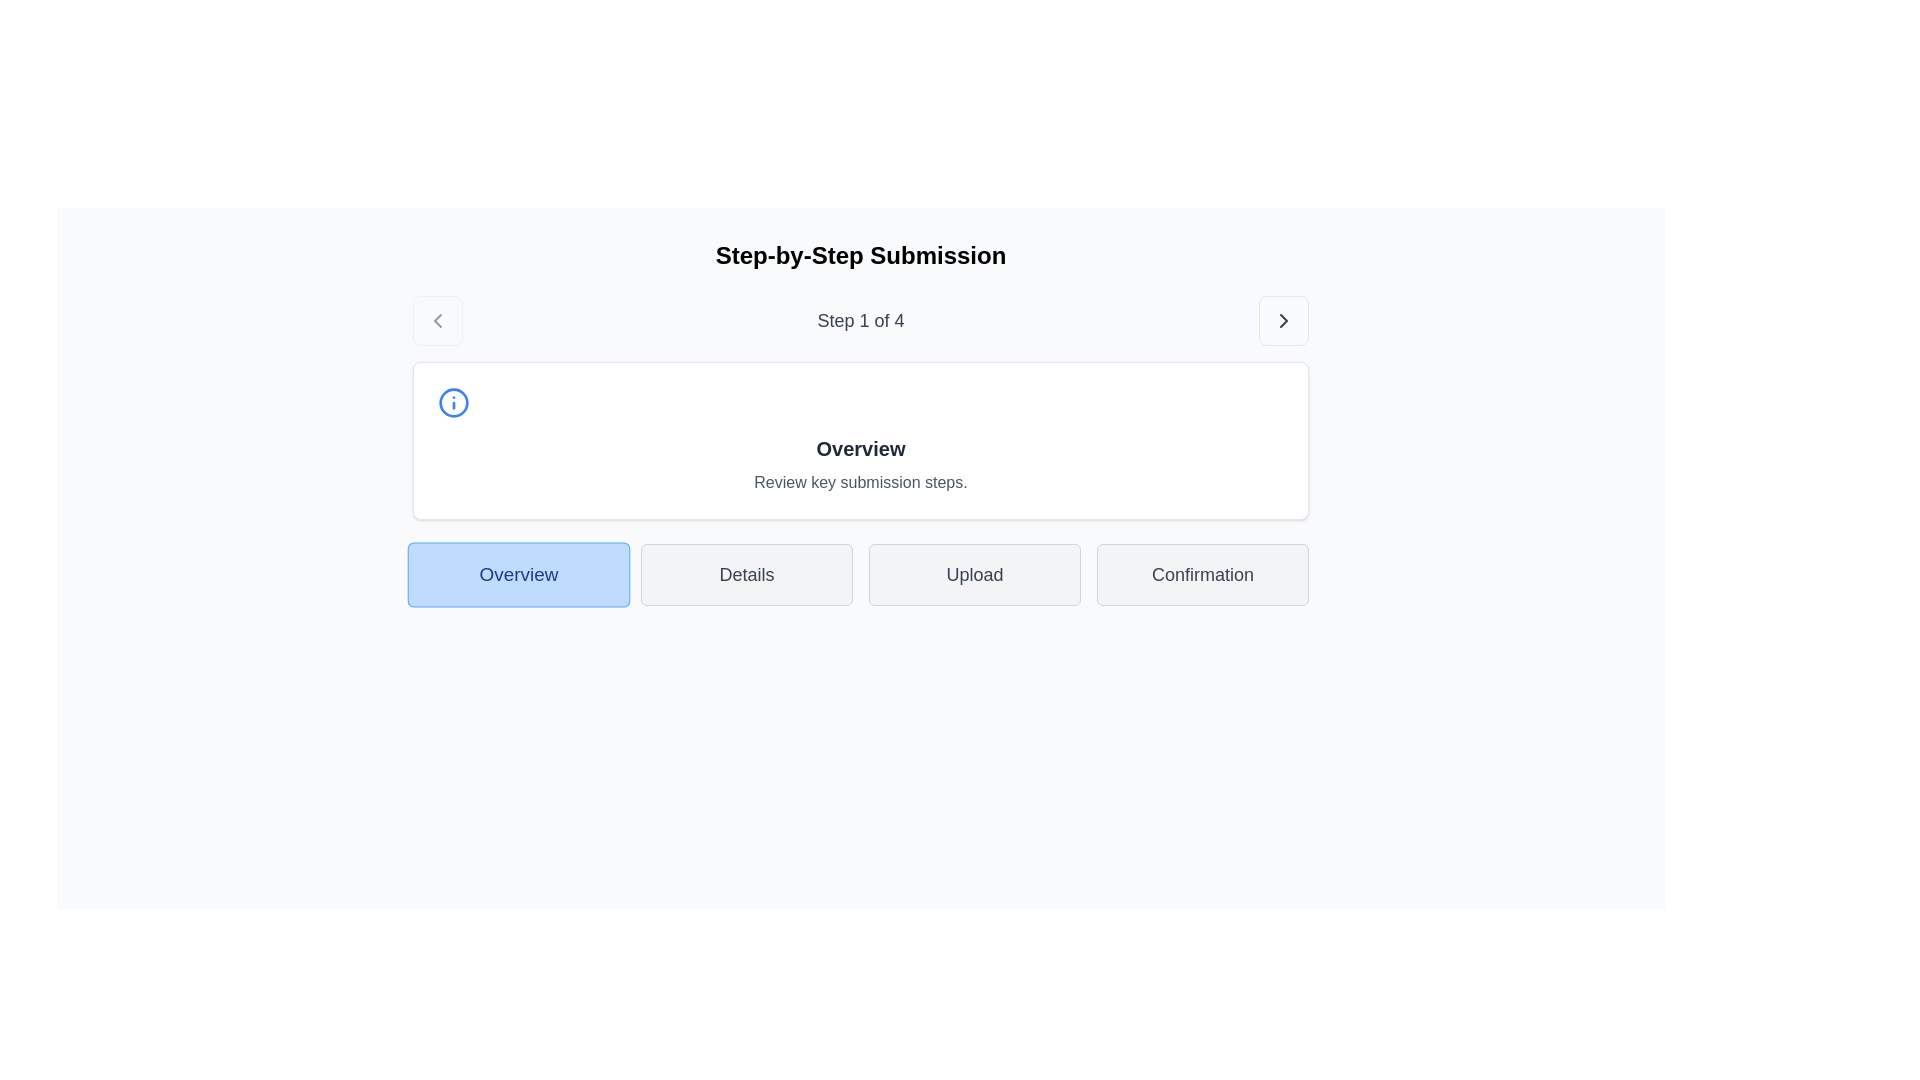 Image resolution: width=1920 pixels, height=1080 pixels. I want to click on the circular part of the information symbol icon located centrally within the larger rectangular card component in the interface, so click(453, 402).